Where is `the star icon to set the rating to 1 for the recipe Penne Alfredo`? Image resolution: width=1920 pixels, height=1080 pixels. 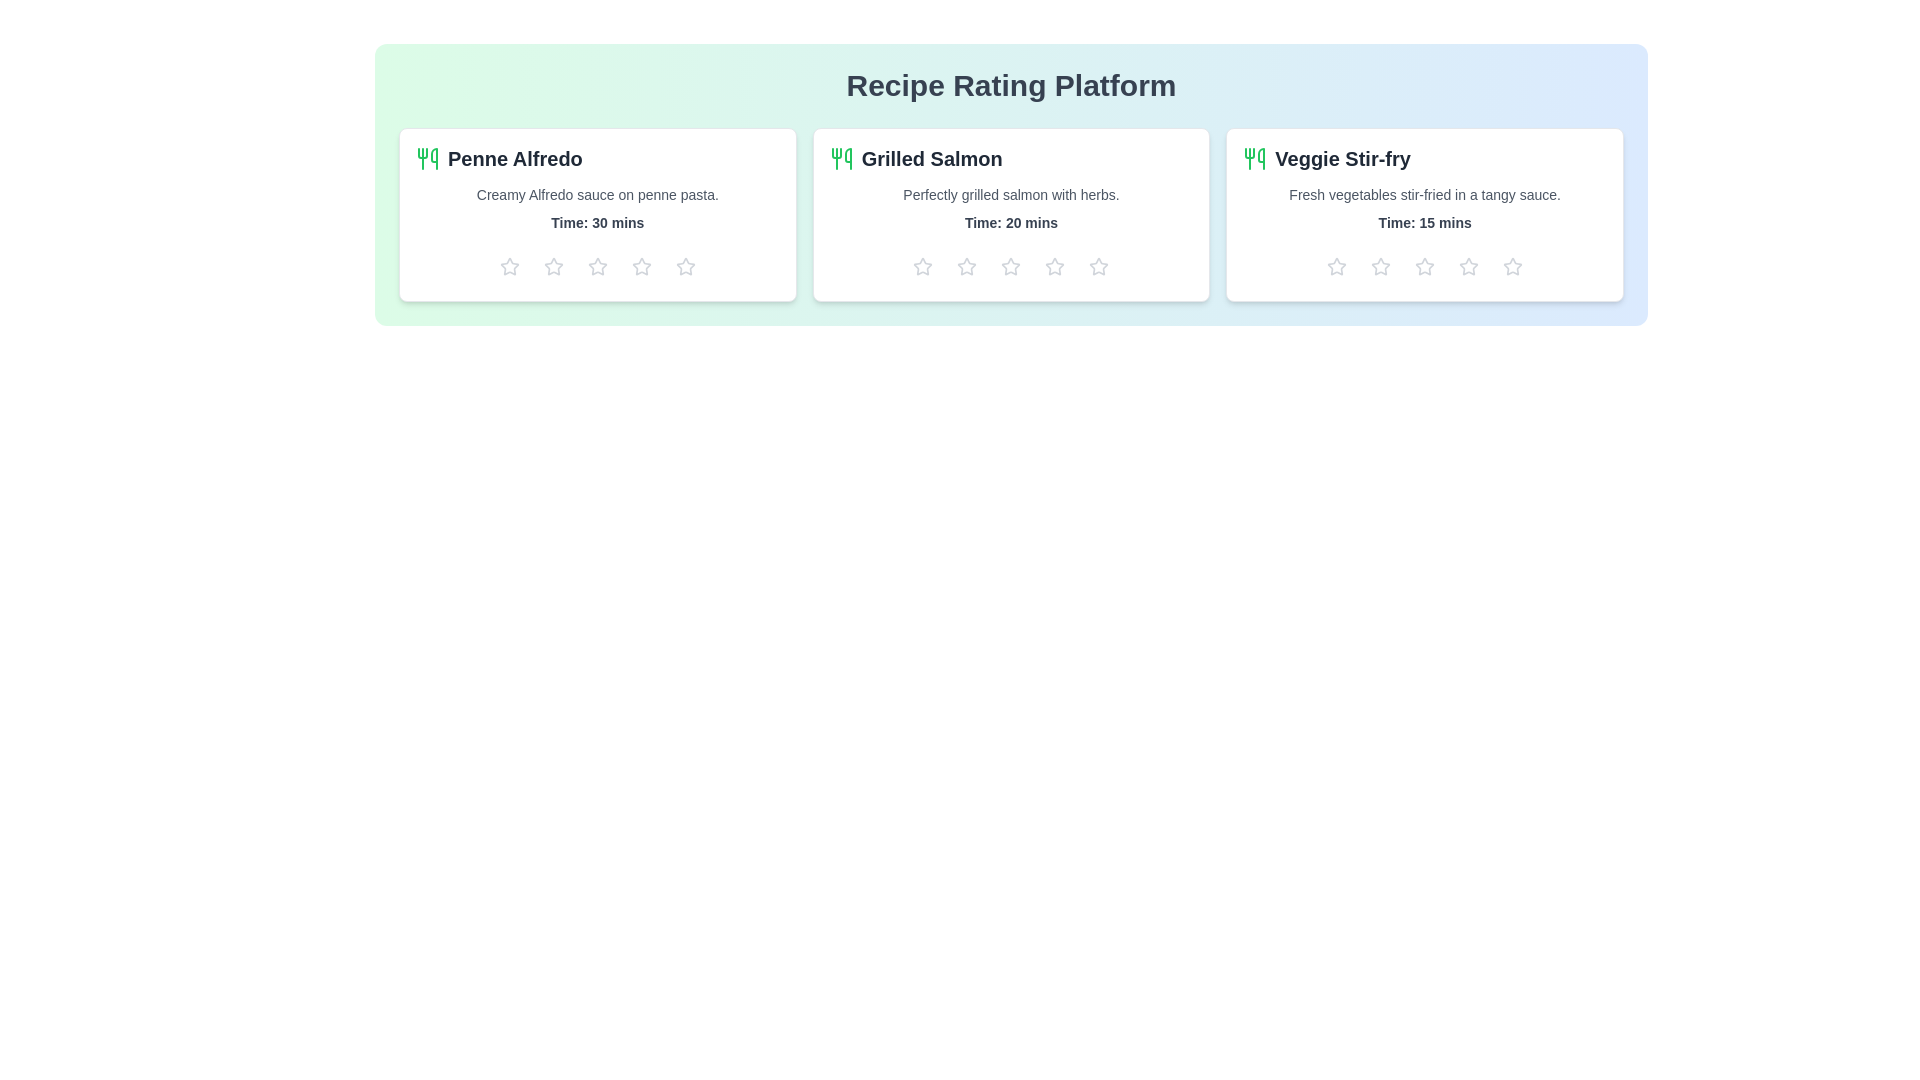
the star icon to set the rating to 1 for the recipe Penne Alfredo is located at coordinates (509, 265).